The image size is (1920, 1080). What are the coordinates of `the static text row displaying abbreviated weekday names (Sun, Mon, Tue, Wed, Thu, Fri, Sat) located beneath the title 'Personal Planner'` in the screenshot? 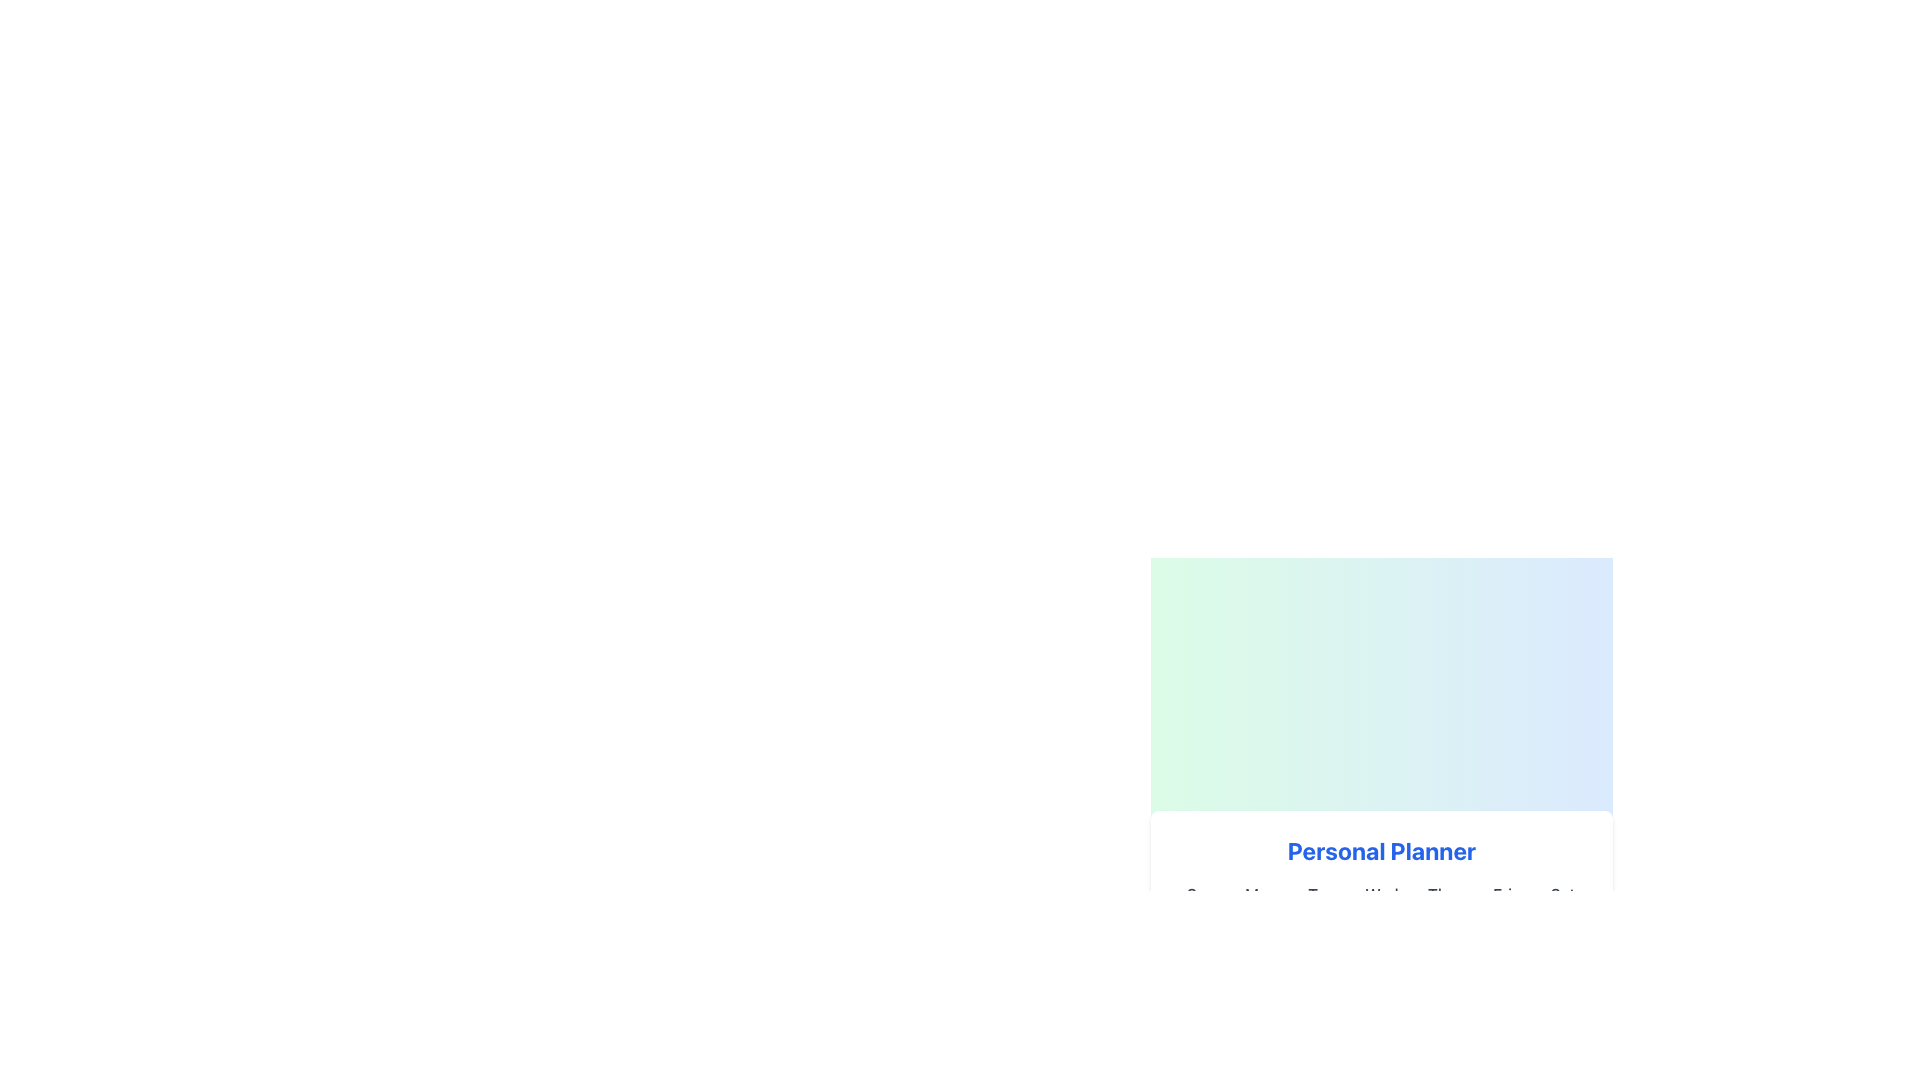 It's located at (1381, 893).